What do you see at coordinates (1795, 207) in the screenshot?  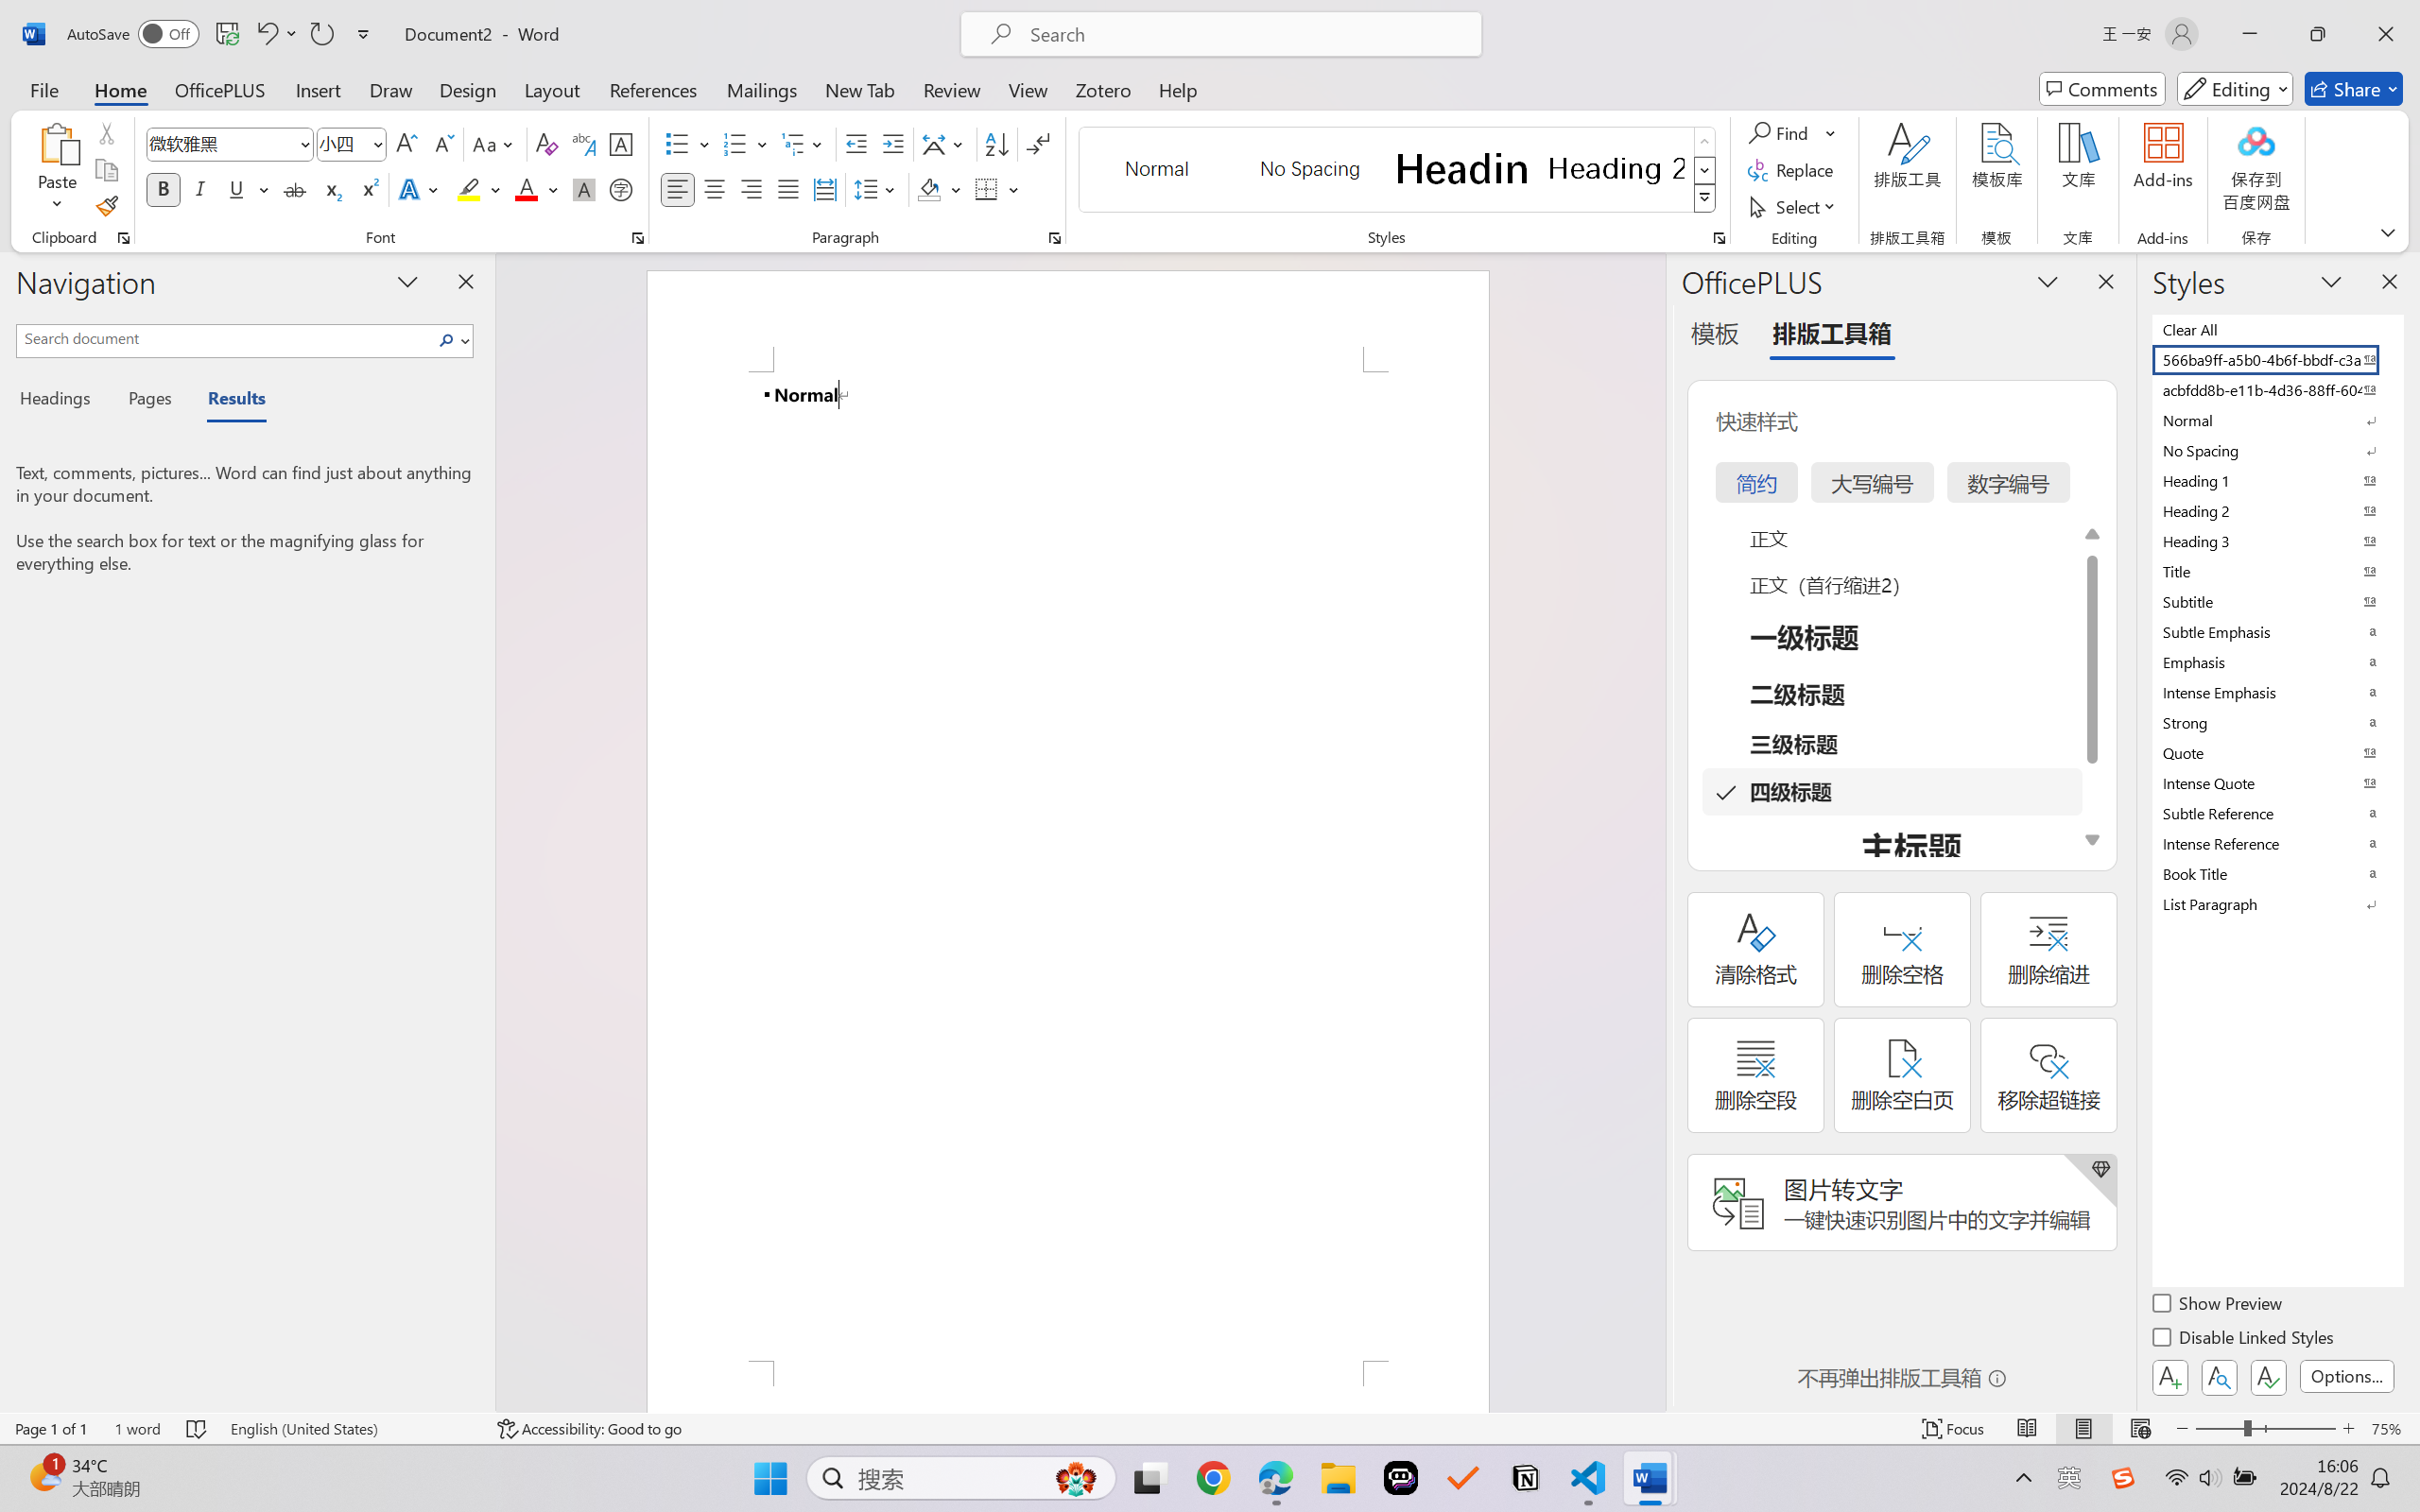 I see `'Select'` at bounding box center [1795, 207].